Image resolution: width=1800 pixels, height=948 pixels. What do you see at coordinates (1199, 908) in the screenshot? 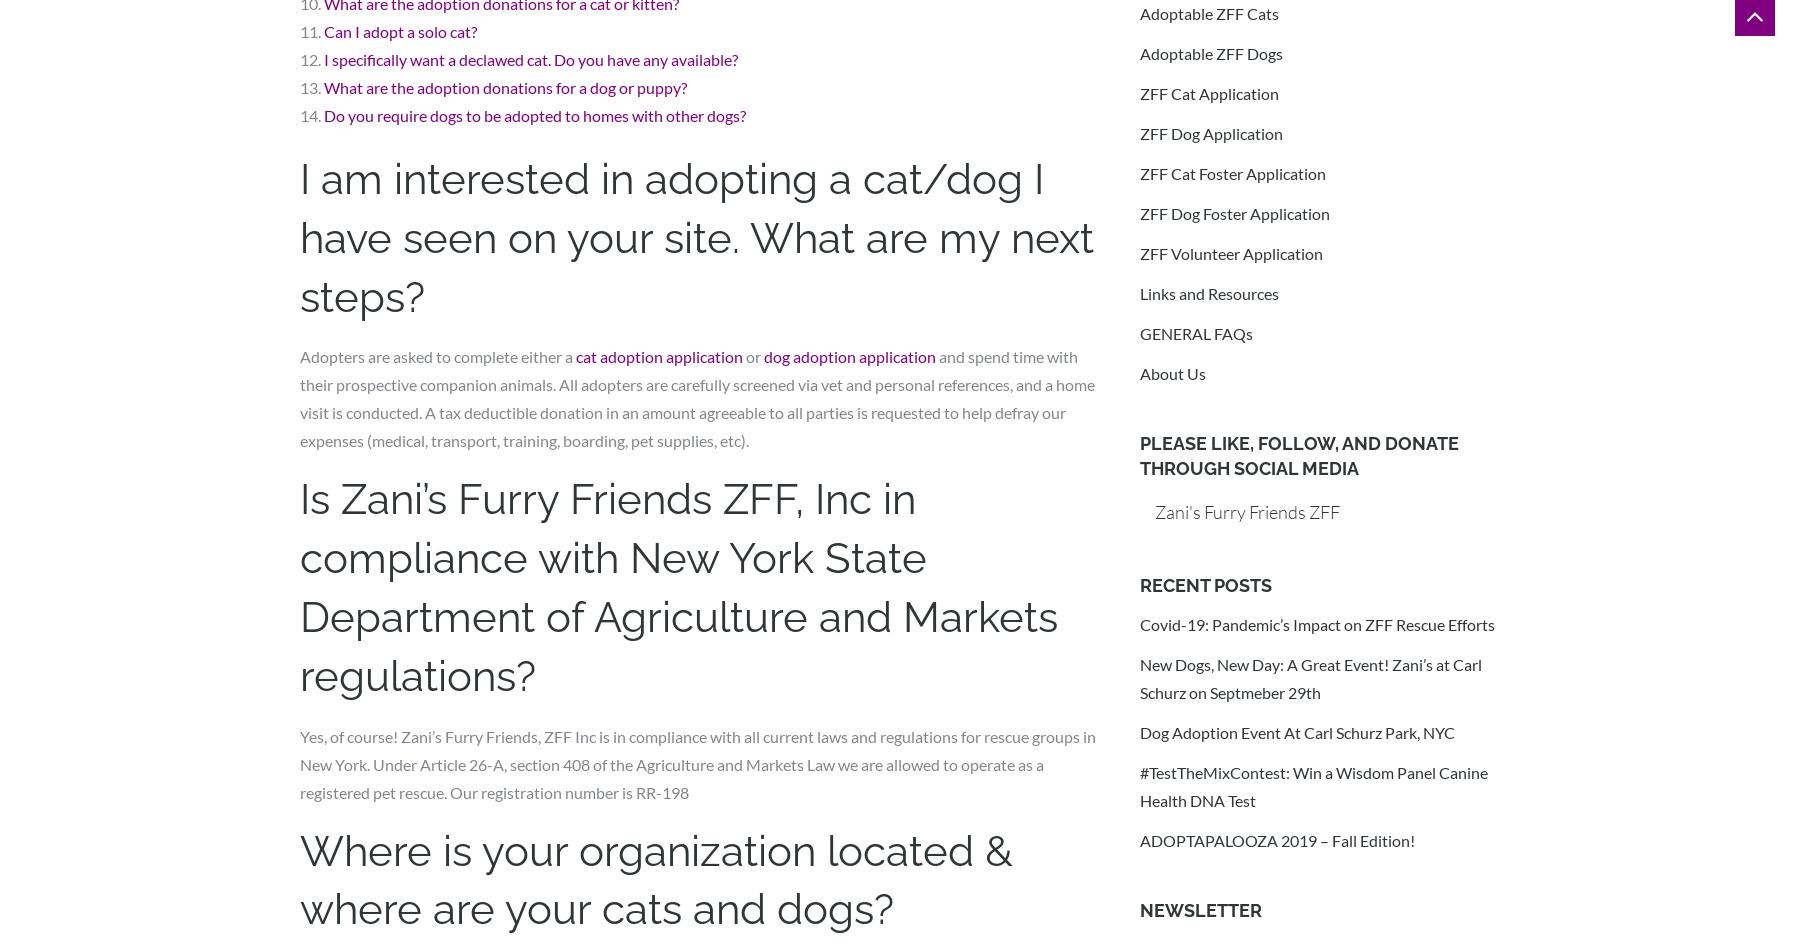
I see `'Newsletter'` at bounding box center [1199, 908].